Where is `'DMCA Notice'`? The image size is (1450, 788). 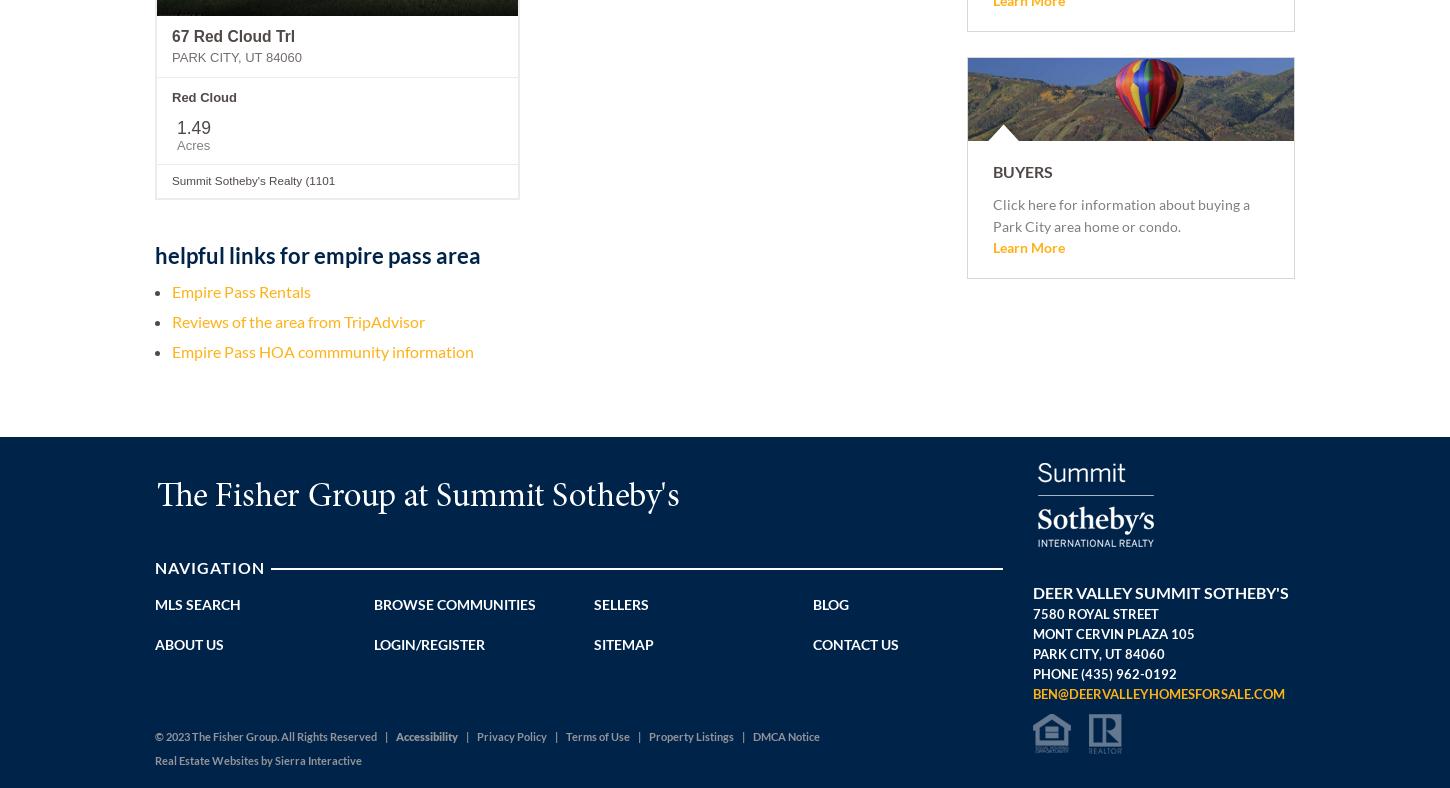 'DMCA Notice' is located at coordinates (786, 736).